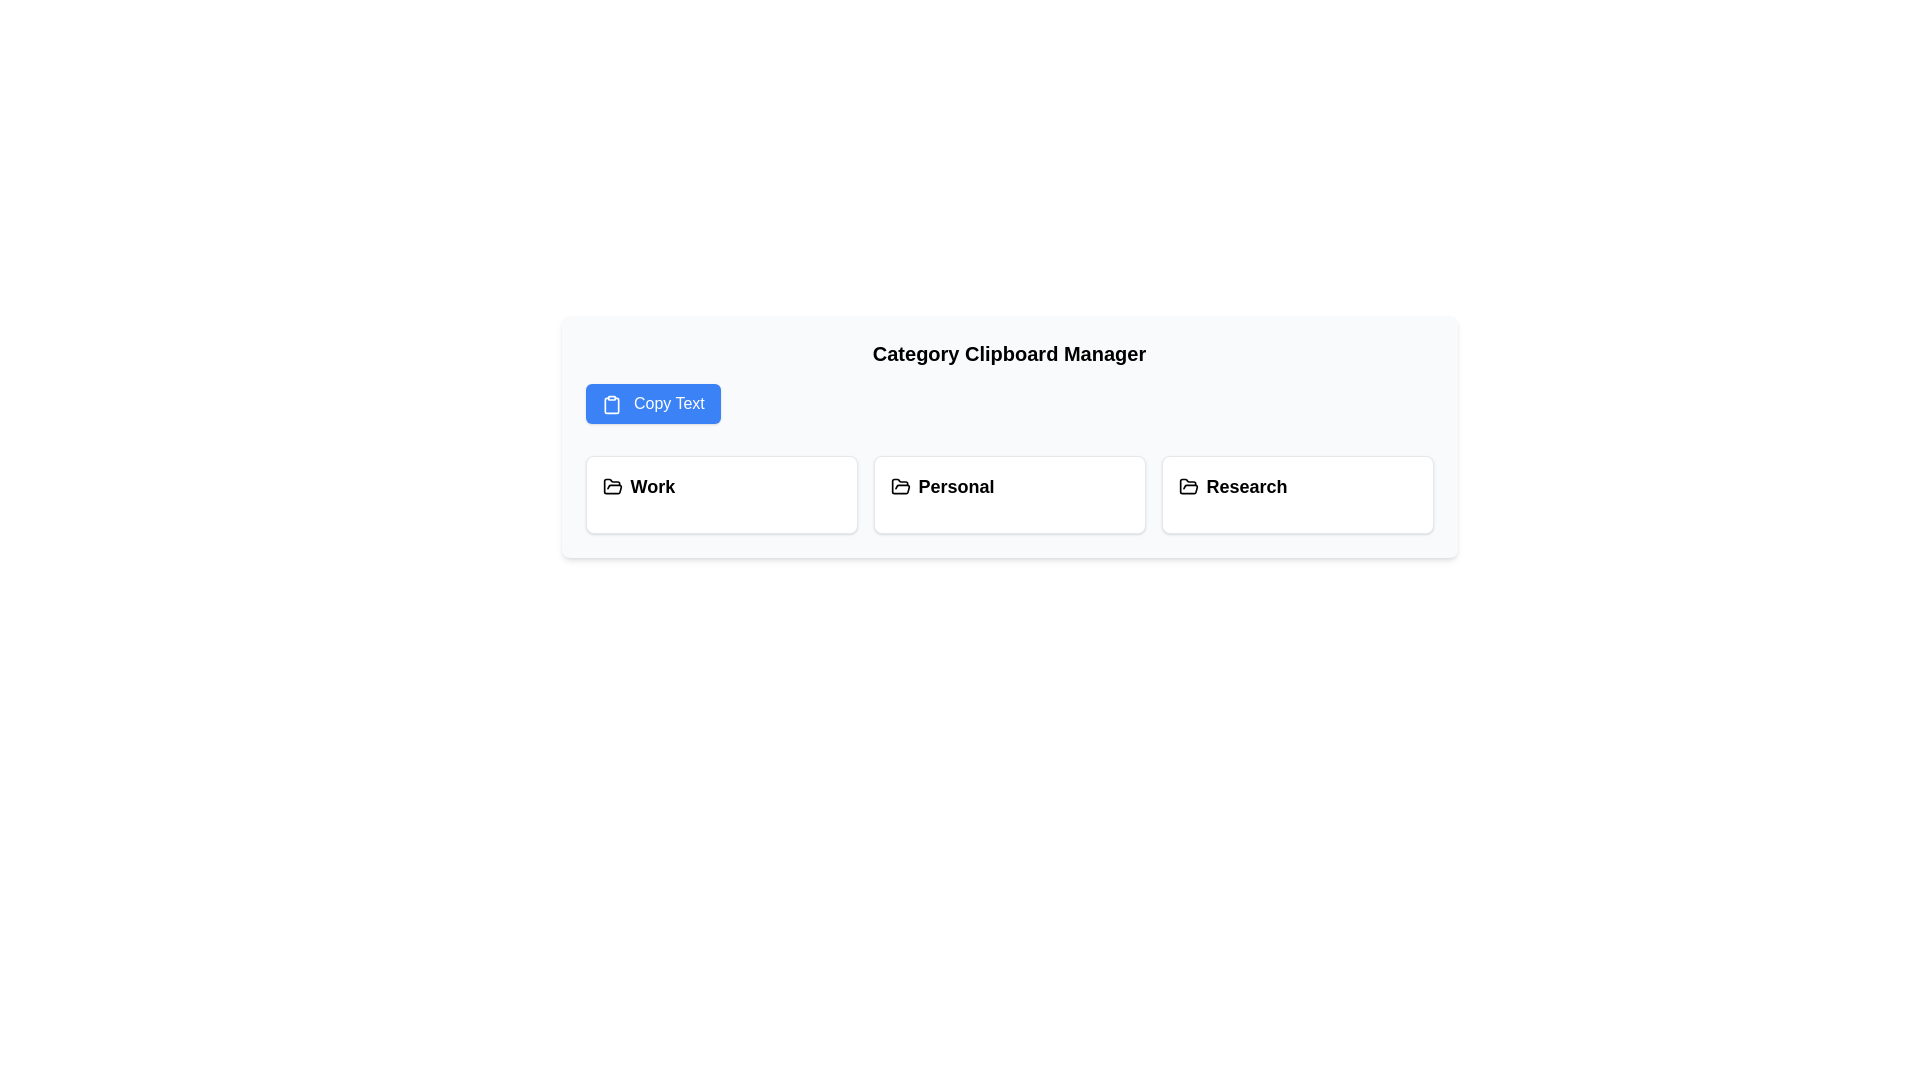 This screenshot has height=1080, width=1920. Describe the element at coordinates (955, 486) in the screenshot. I see `the bold text label reading 'Personal'` at that location.